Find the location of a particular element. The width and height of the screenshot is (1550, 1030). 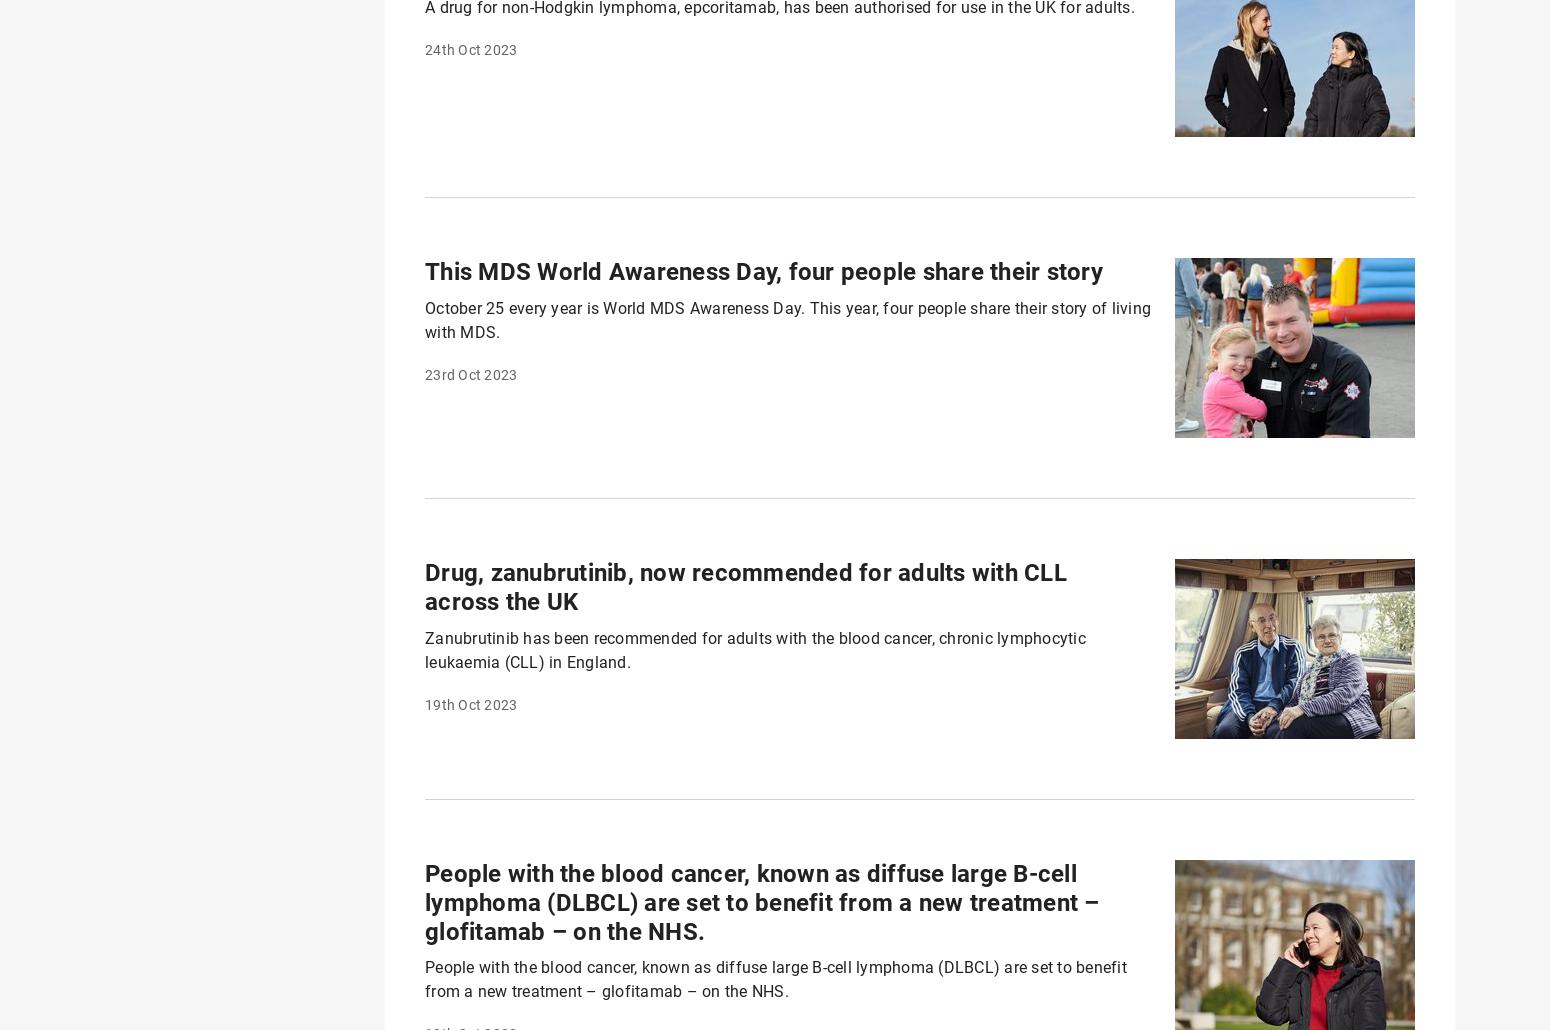

'0808 2080 888' is located at coordinates (793, 724).